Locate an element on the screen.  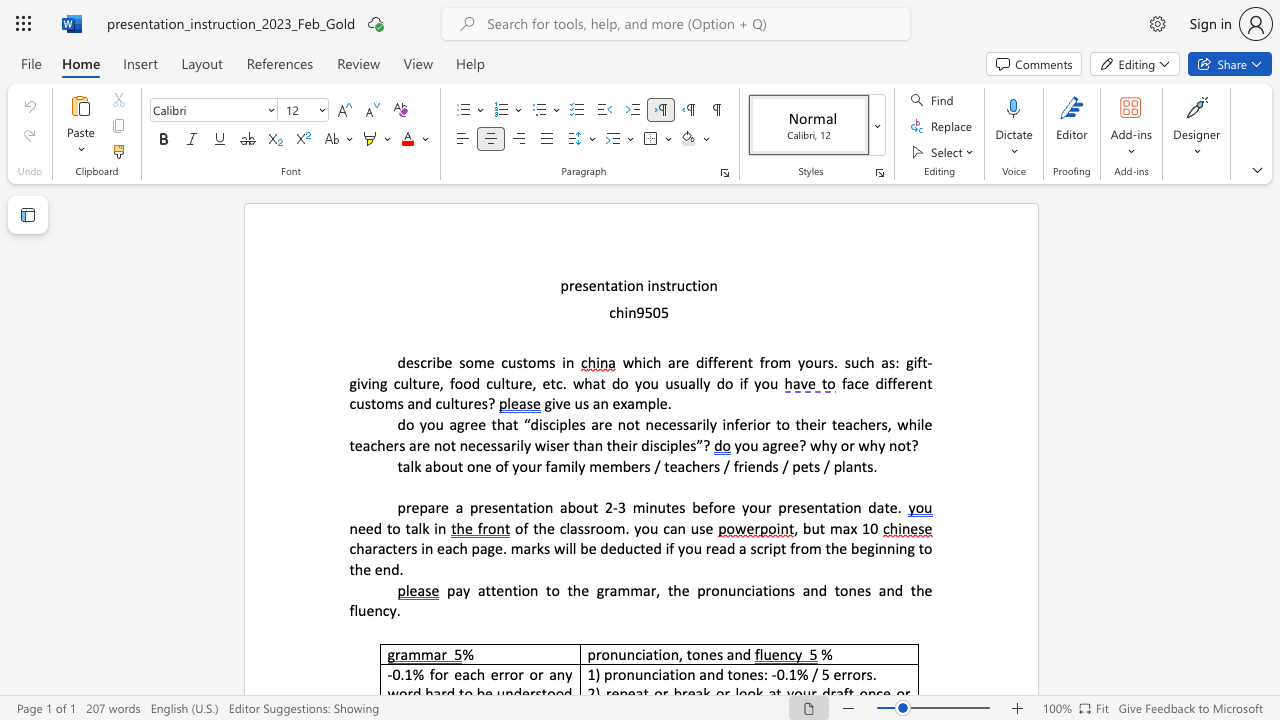
the subset text "uch as: gift-" within the text "uch as: gift-" is located at coordinates (850, 362).